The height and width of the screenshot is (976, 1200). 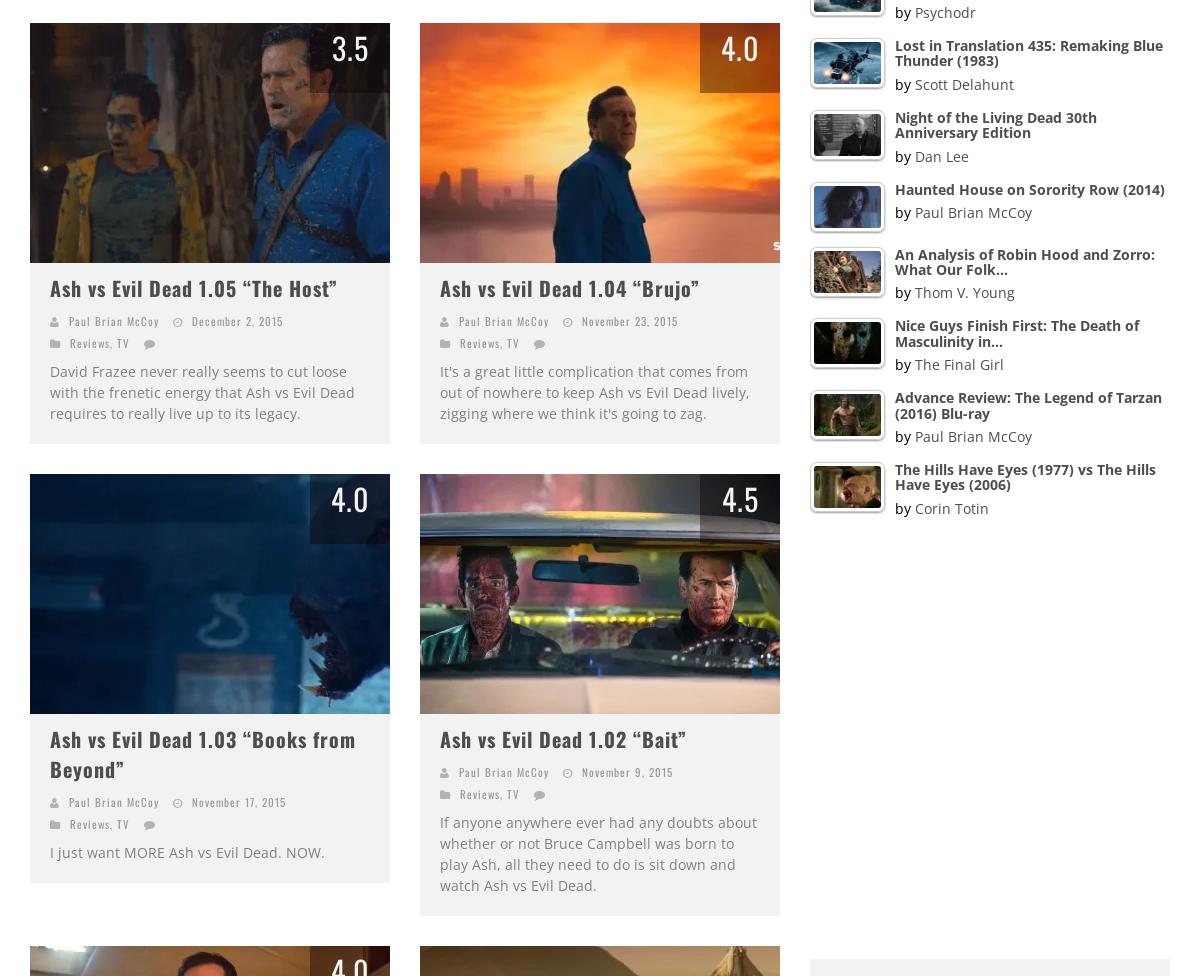 What do you see at coordinates (440, 391) in the screenshot?
I see `'It's a great little complication that comes from out of nowhere to keep Ash vs Evil Dead lively, zigging where we think it's going to zag.'` at bounding box center [440, 391].